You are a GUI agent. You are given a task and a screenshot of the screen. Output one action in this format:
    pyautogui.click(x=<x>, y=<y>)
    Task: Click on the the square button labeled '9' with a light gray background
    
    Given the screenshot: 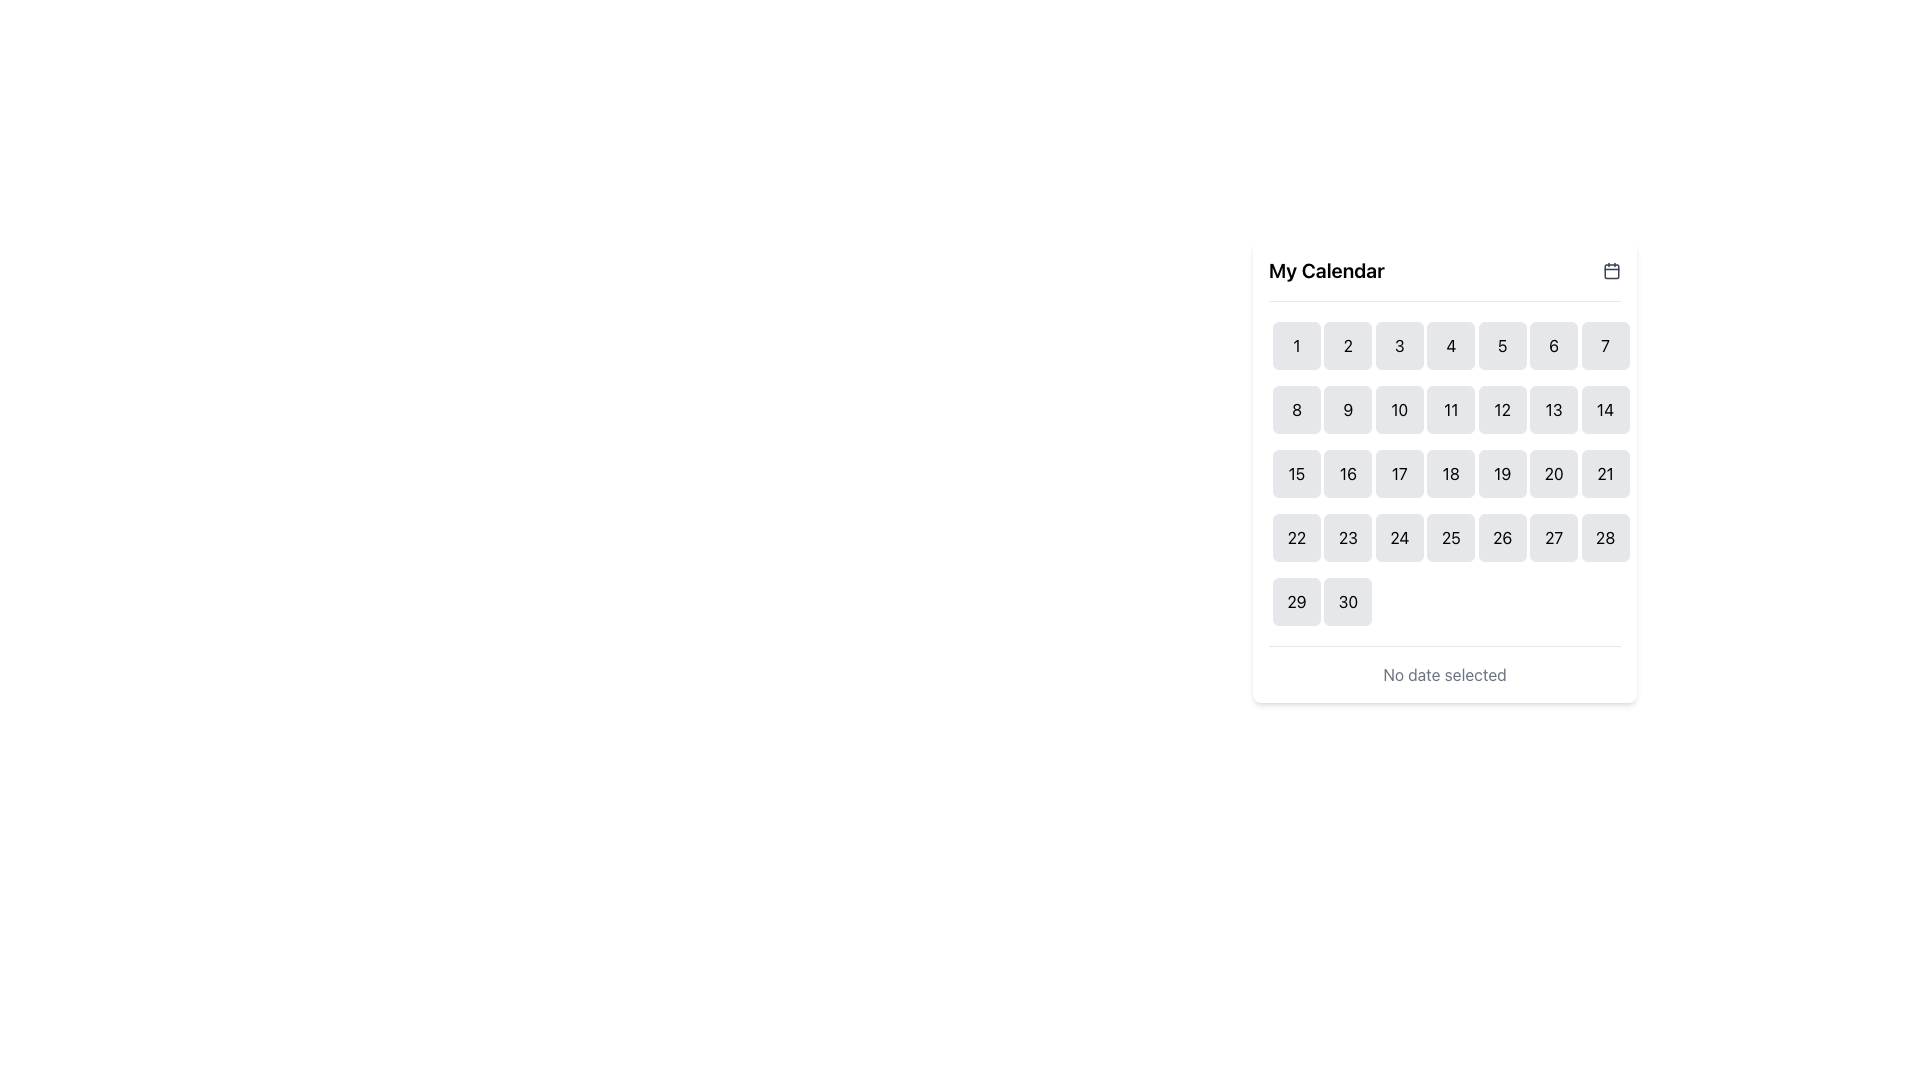 What is the action you would take?
    pyautogui.click(x=1348, y=408)
    